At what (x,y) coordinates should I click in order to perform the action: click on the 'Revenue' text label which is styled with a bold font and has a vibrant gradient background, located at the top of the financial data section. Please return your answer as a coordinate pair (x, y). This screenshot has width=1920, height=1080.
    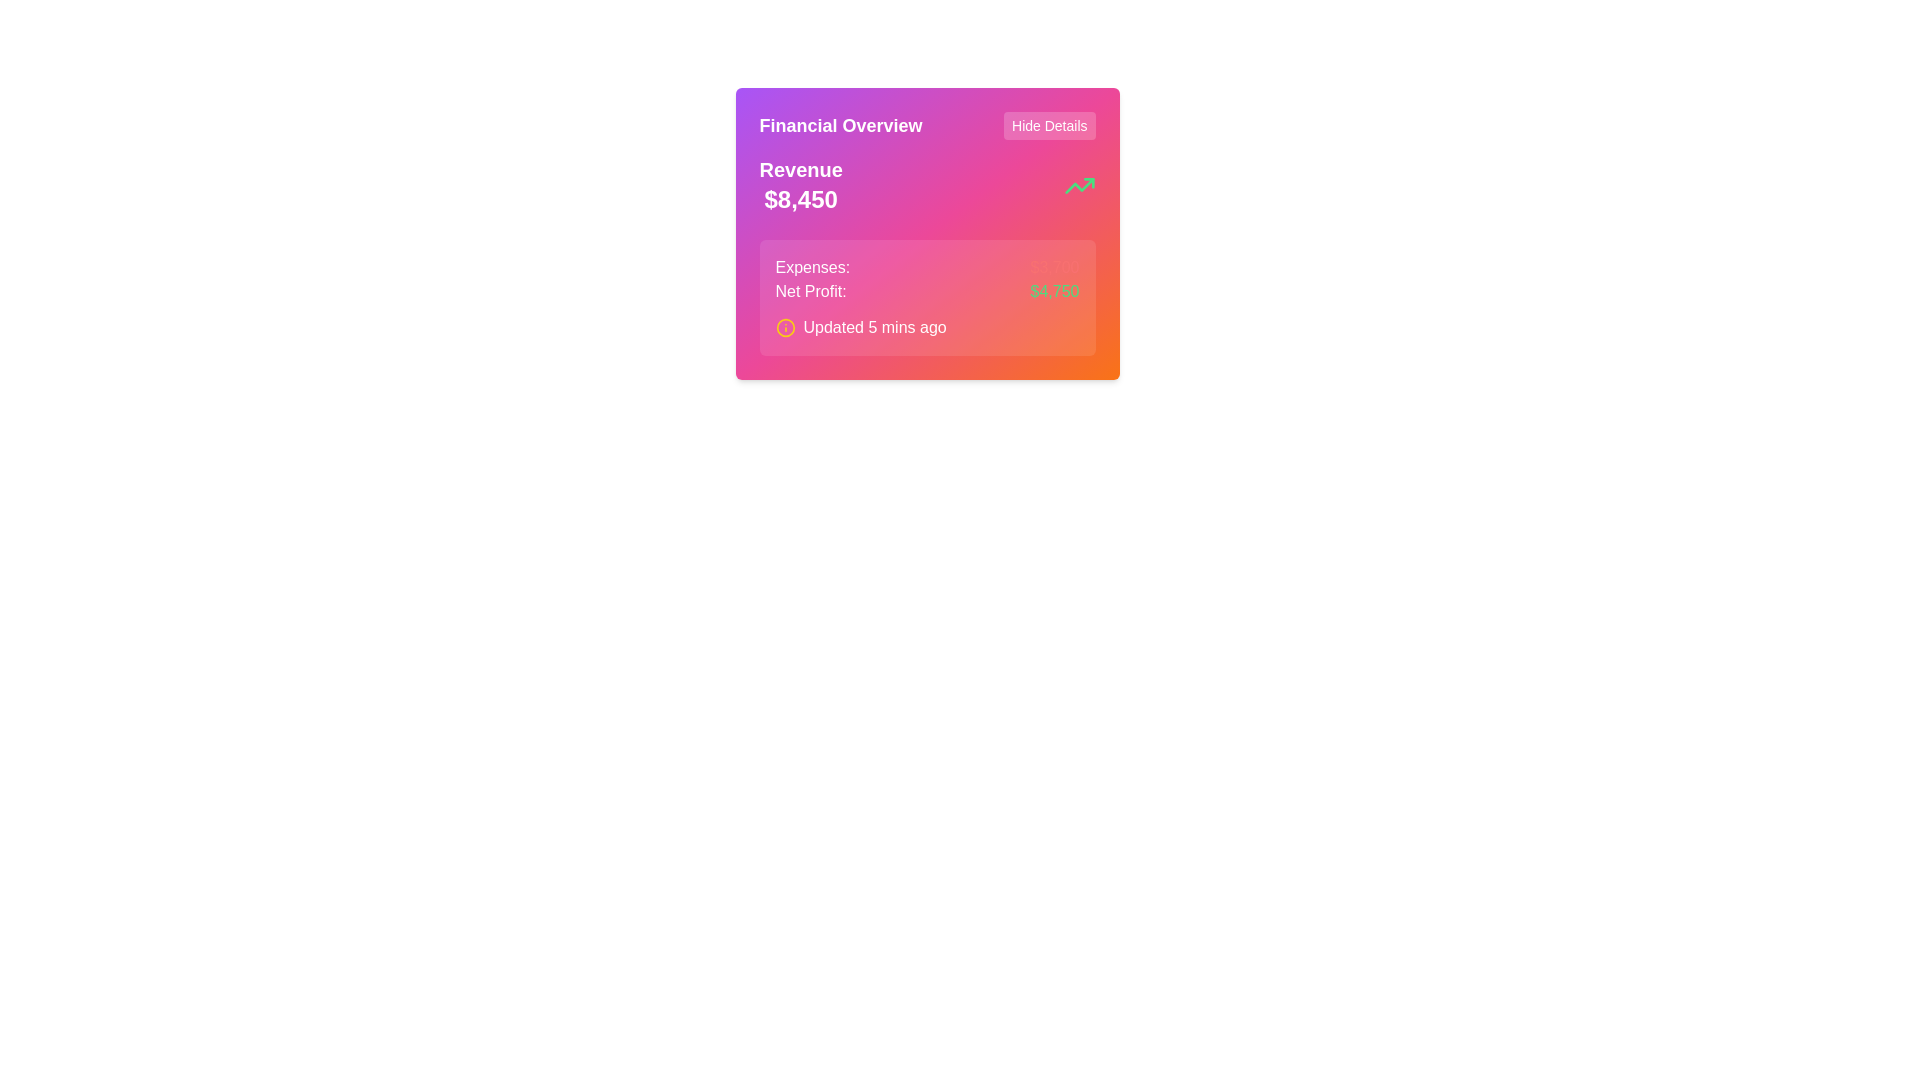
    Looking at the image, I should click on (801, 168).